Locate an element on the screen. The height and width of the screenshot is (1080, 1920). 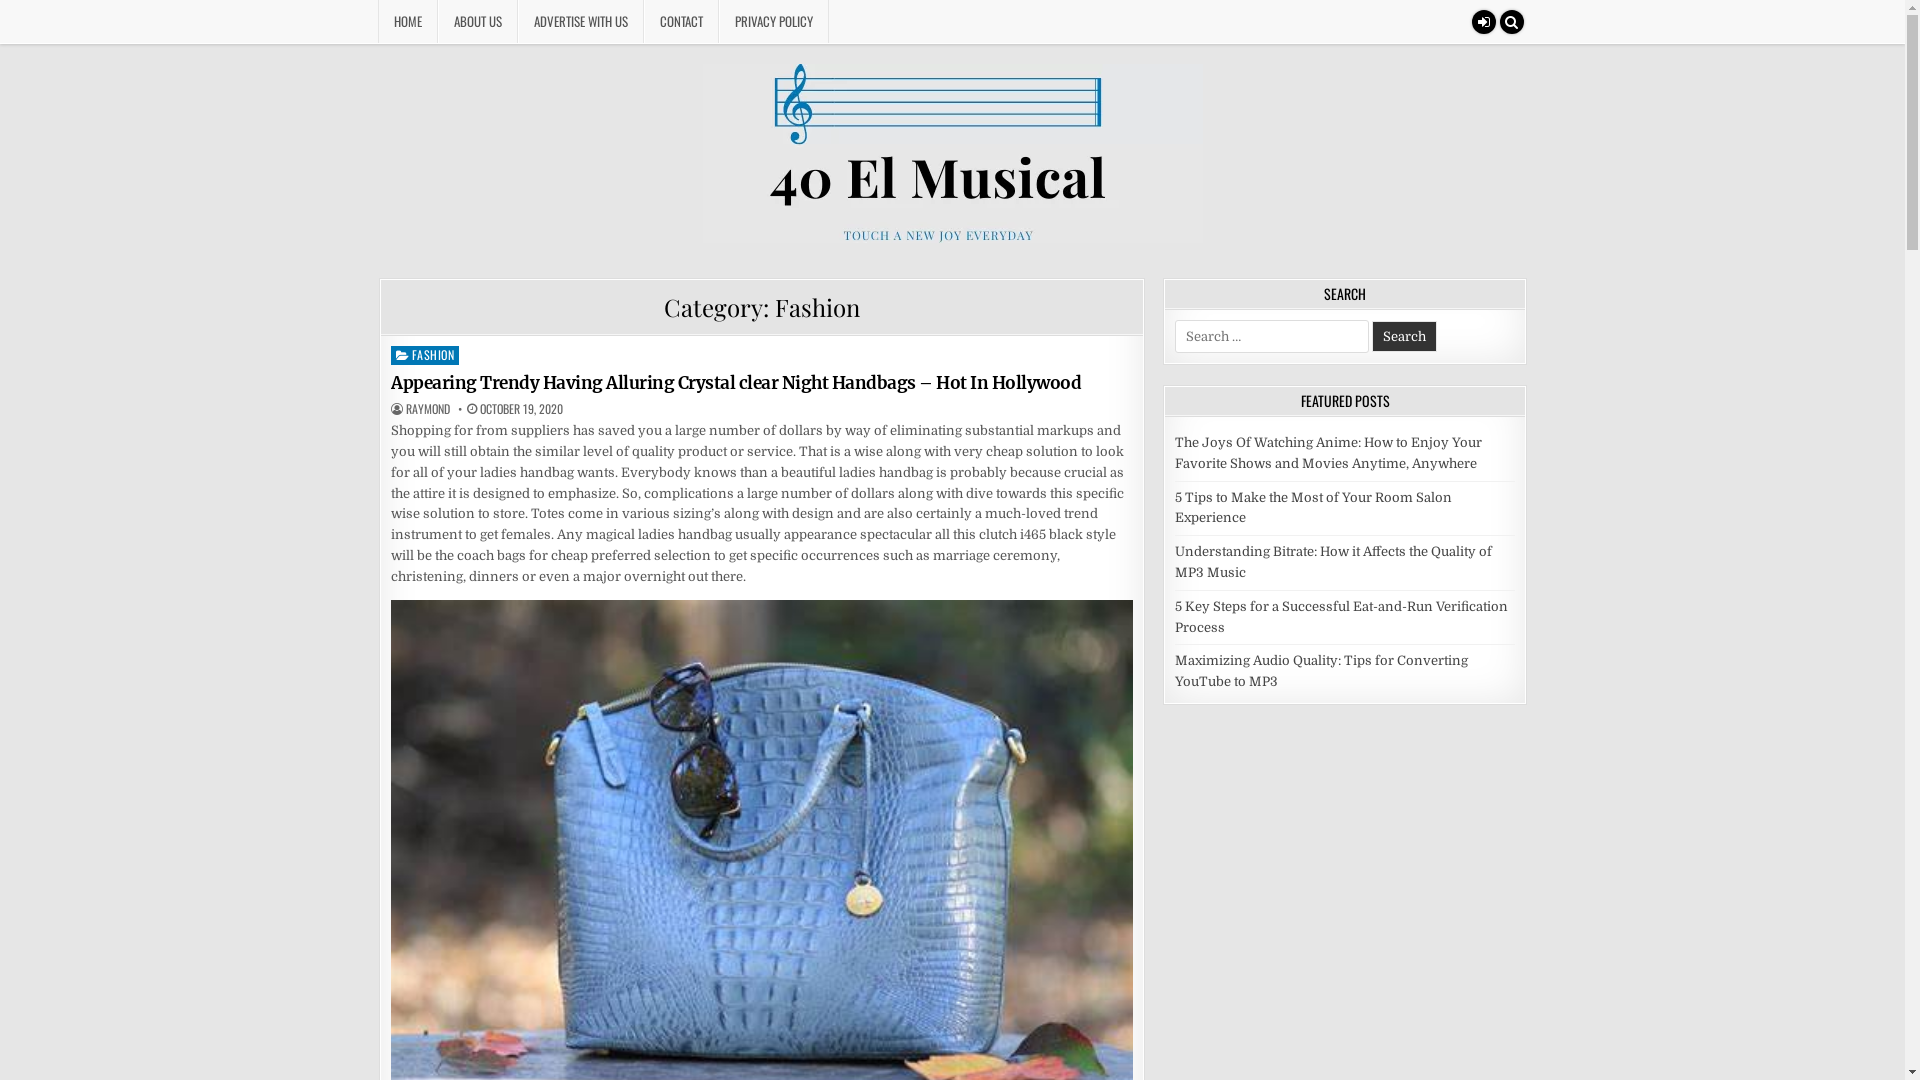
'PRIVACY POLICY' is located at coordinates (718, 21).